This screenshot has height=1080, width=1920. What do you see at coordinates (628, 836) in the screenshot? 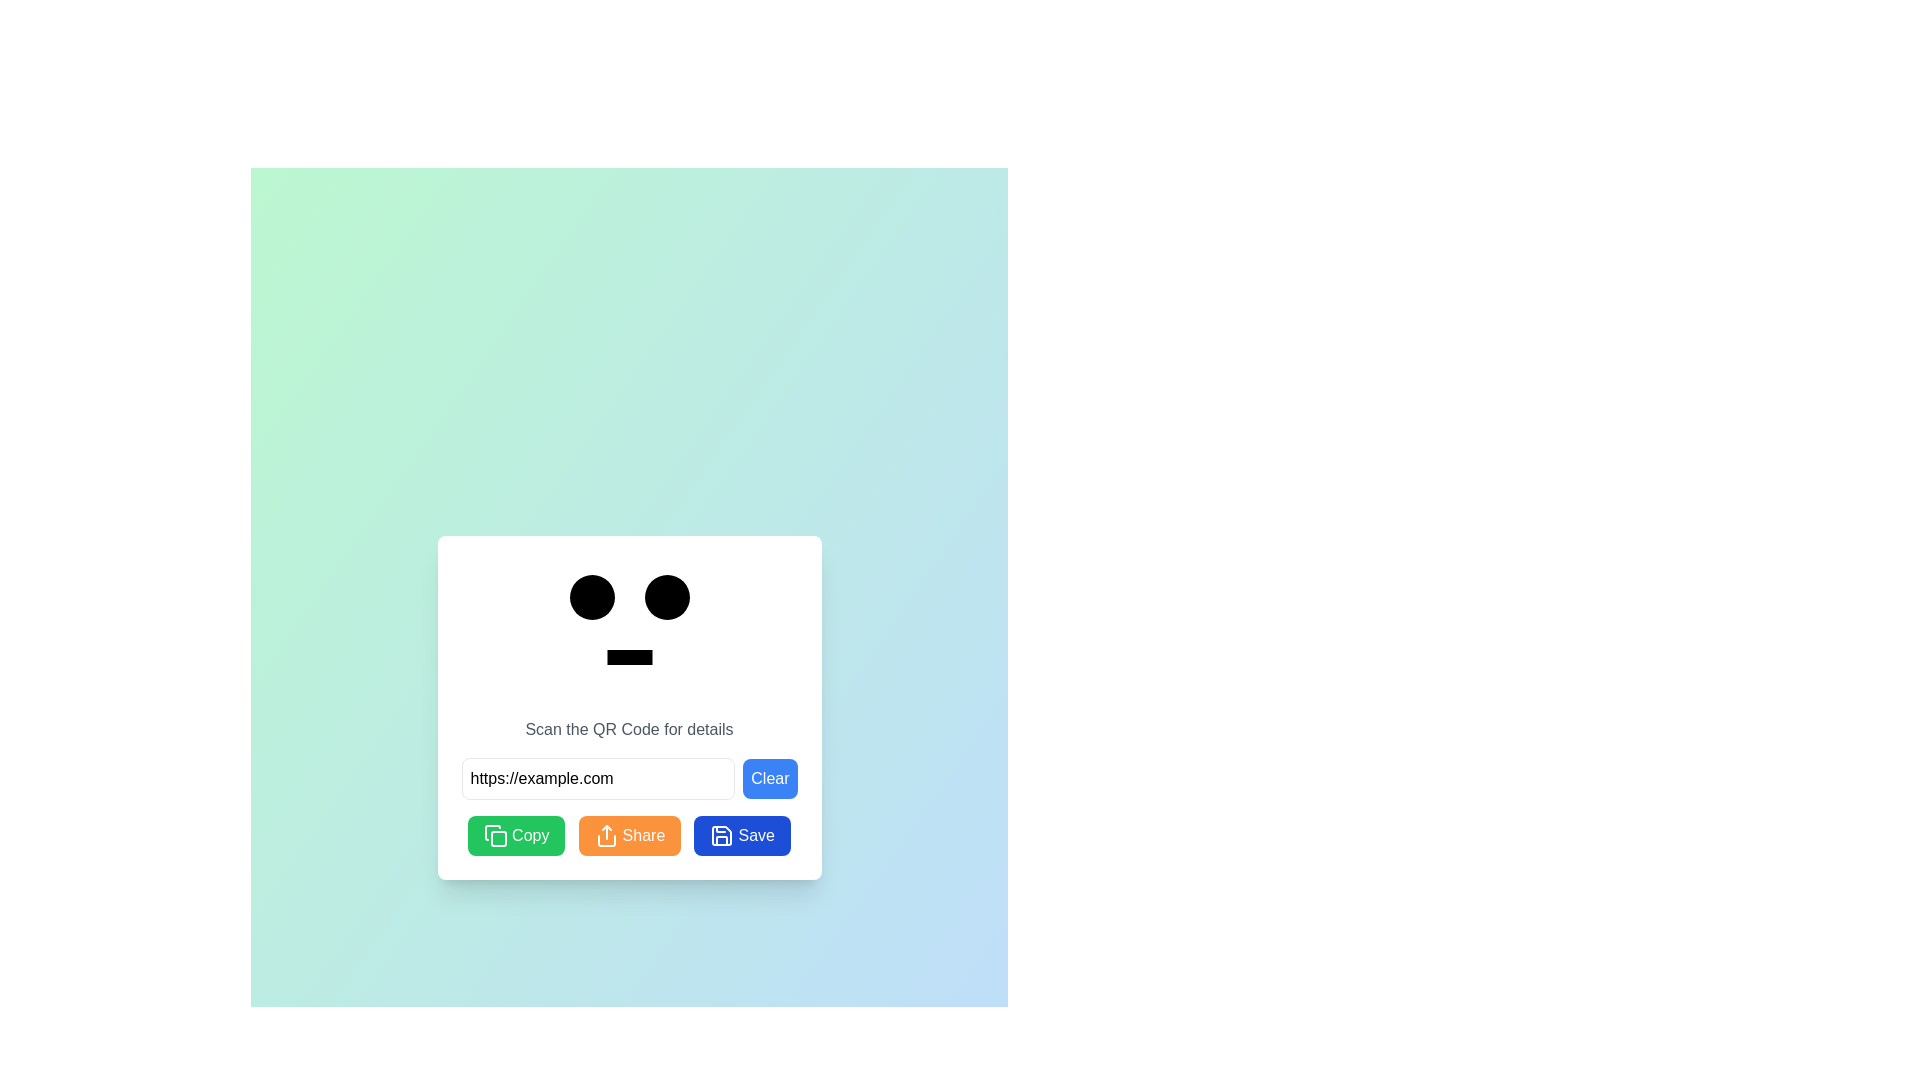
I see `the 'Share' button in the utility toolbar located at the bottom of the card-like area below the text field input` at bounding box center [628, 836].